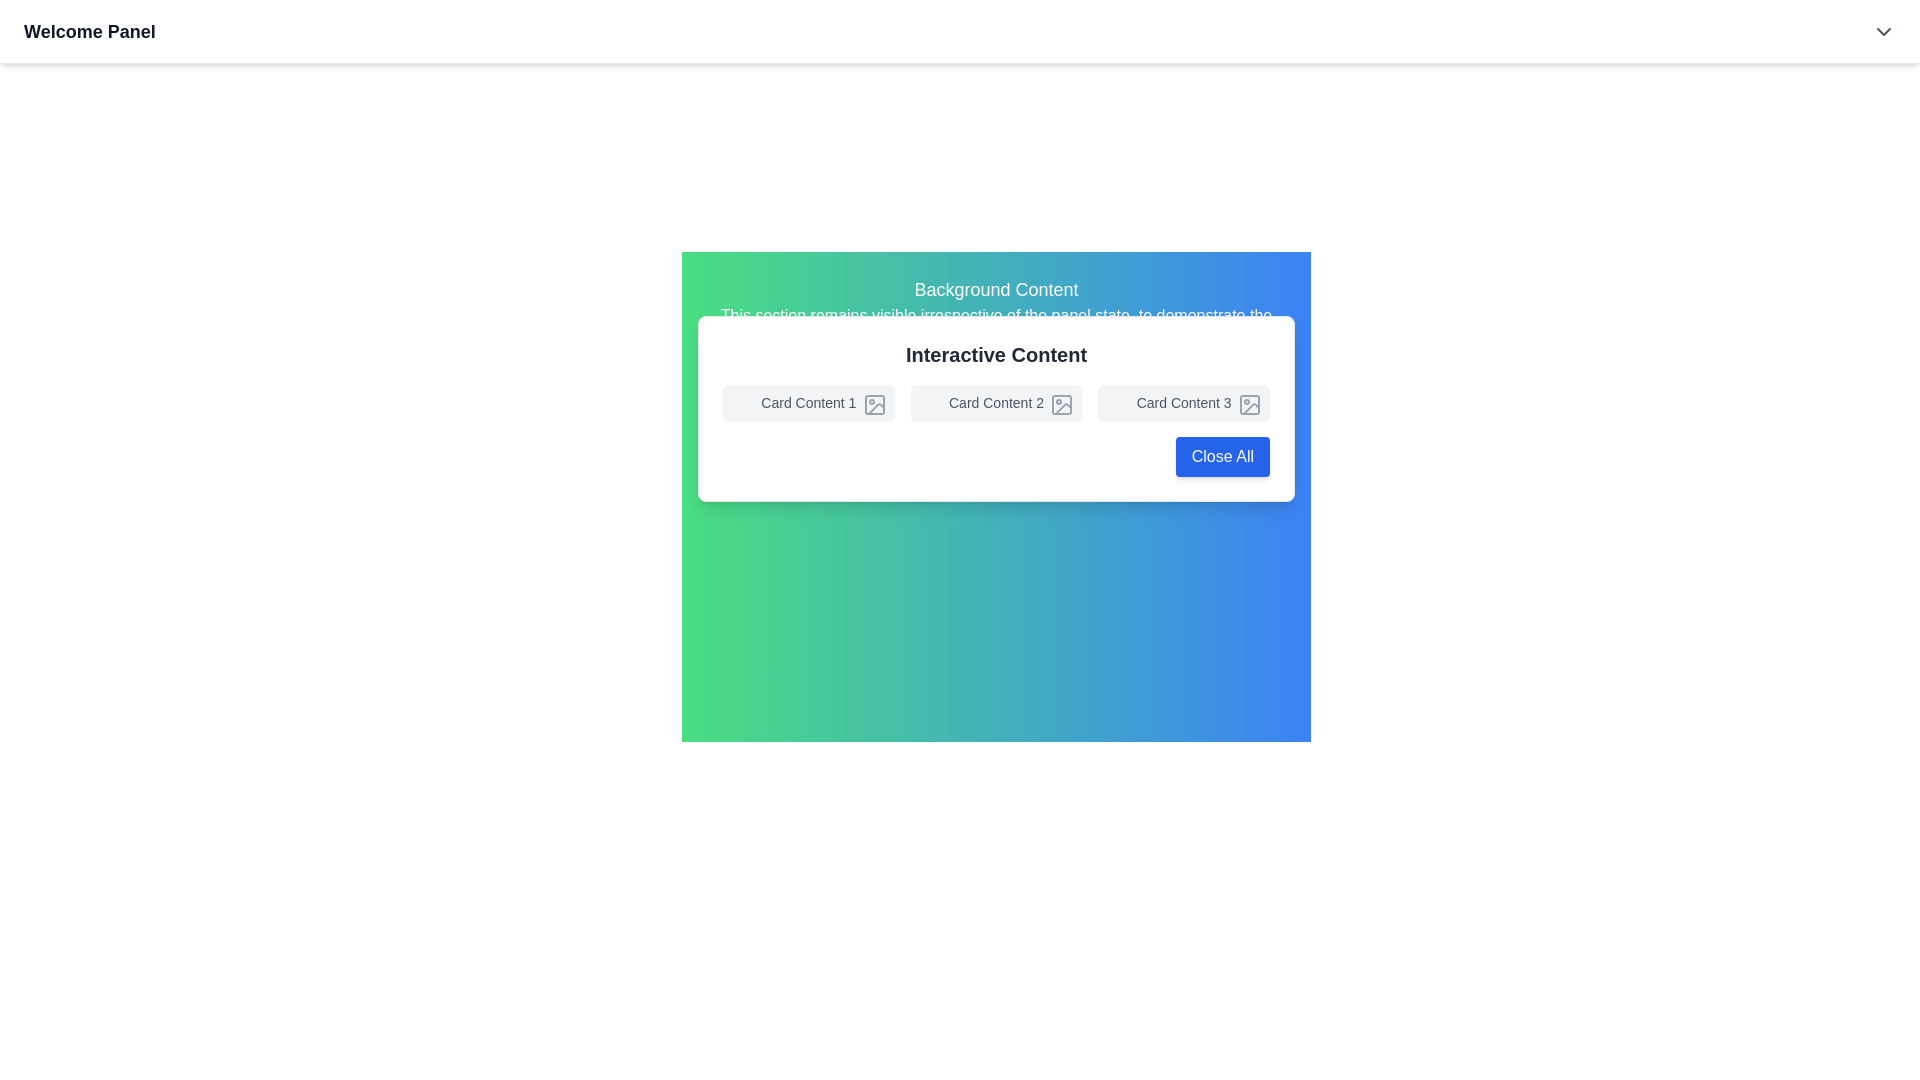  I want to click on the Informational card labeled 'Card Content 1', which is the first card in a group of three cards displayed horizontally, so click(808, 402).